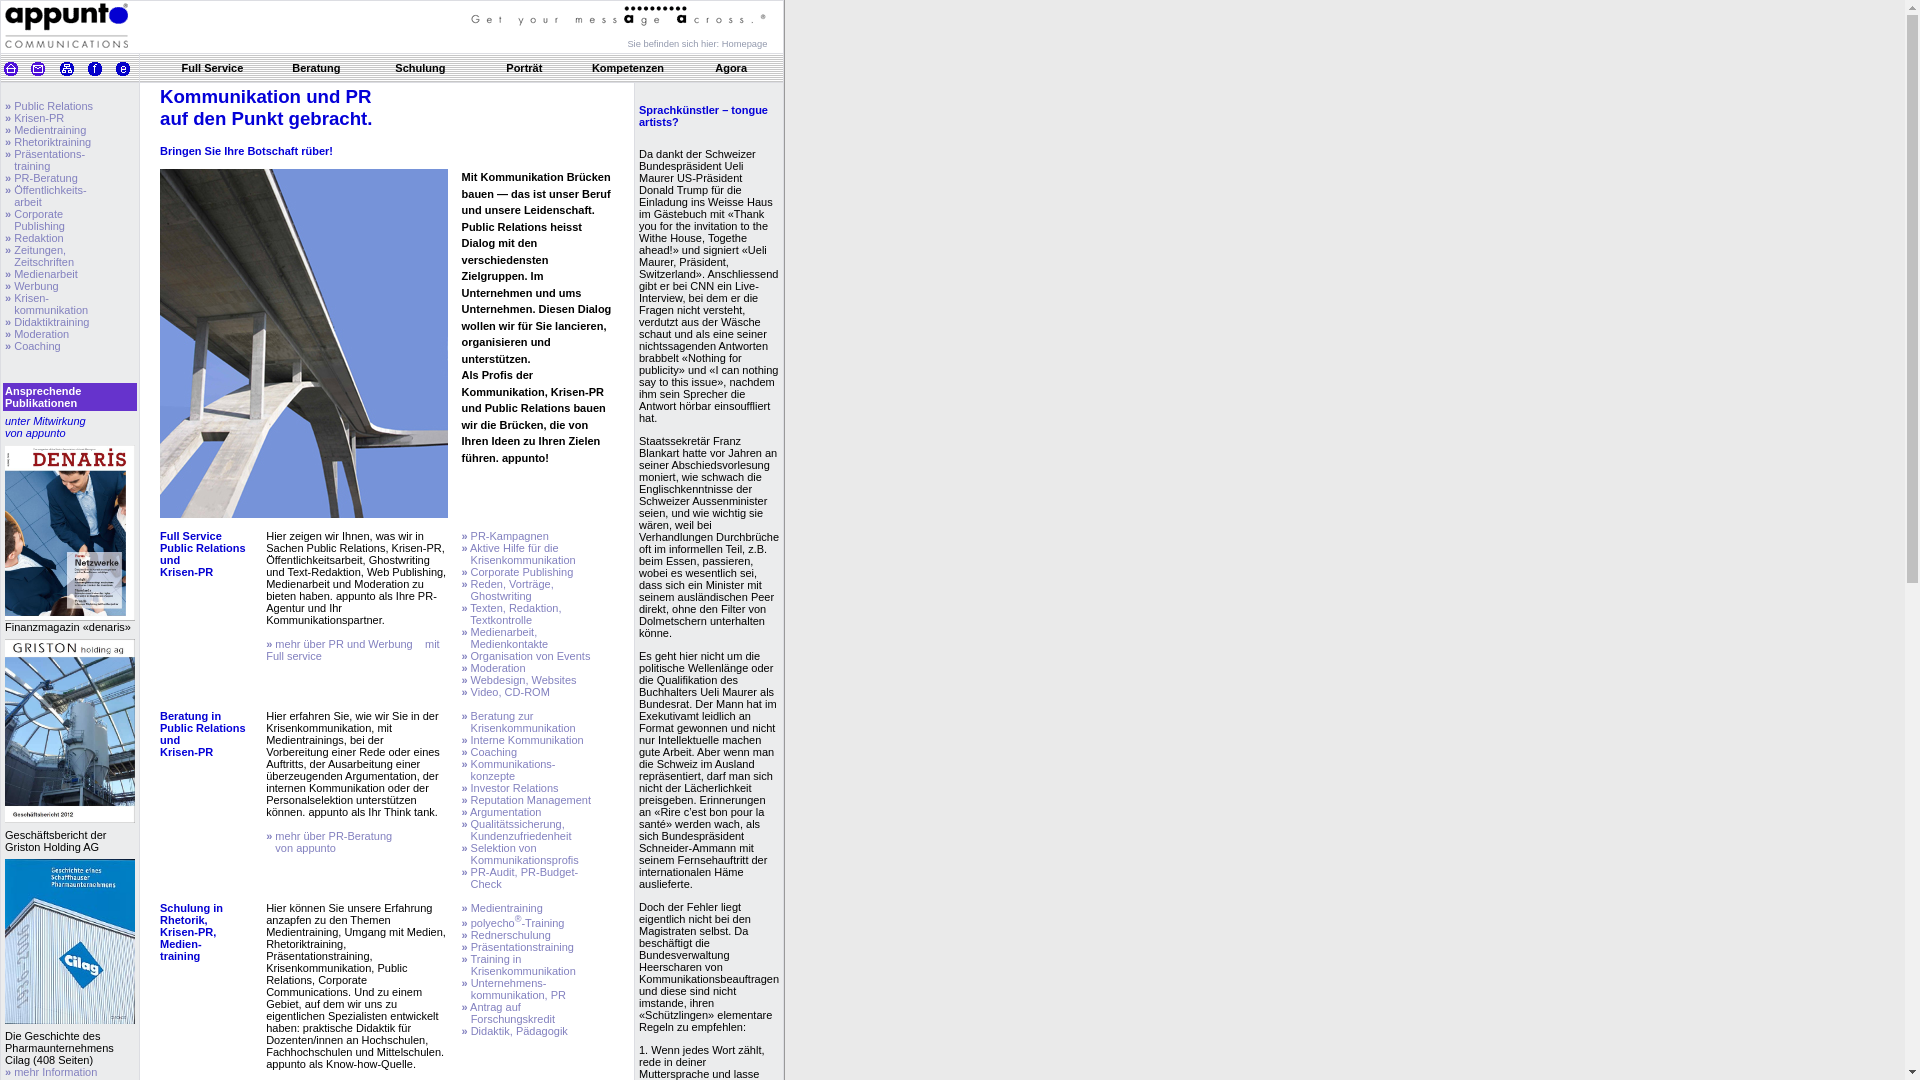 The width and height of the screenshot is (1920, 1080). What do you see at coordinates (715, 67) in the screenshot?
I see `'Agora'` at bounding box center [715, 67].